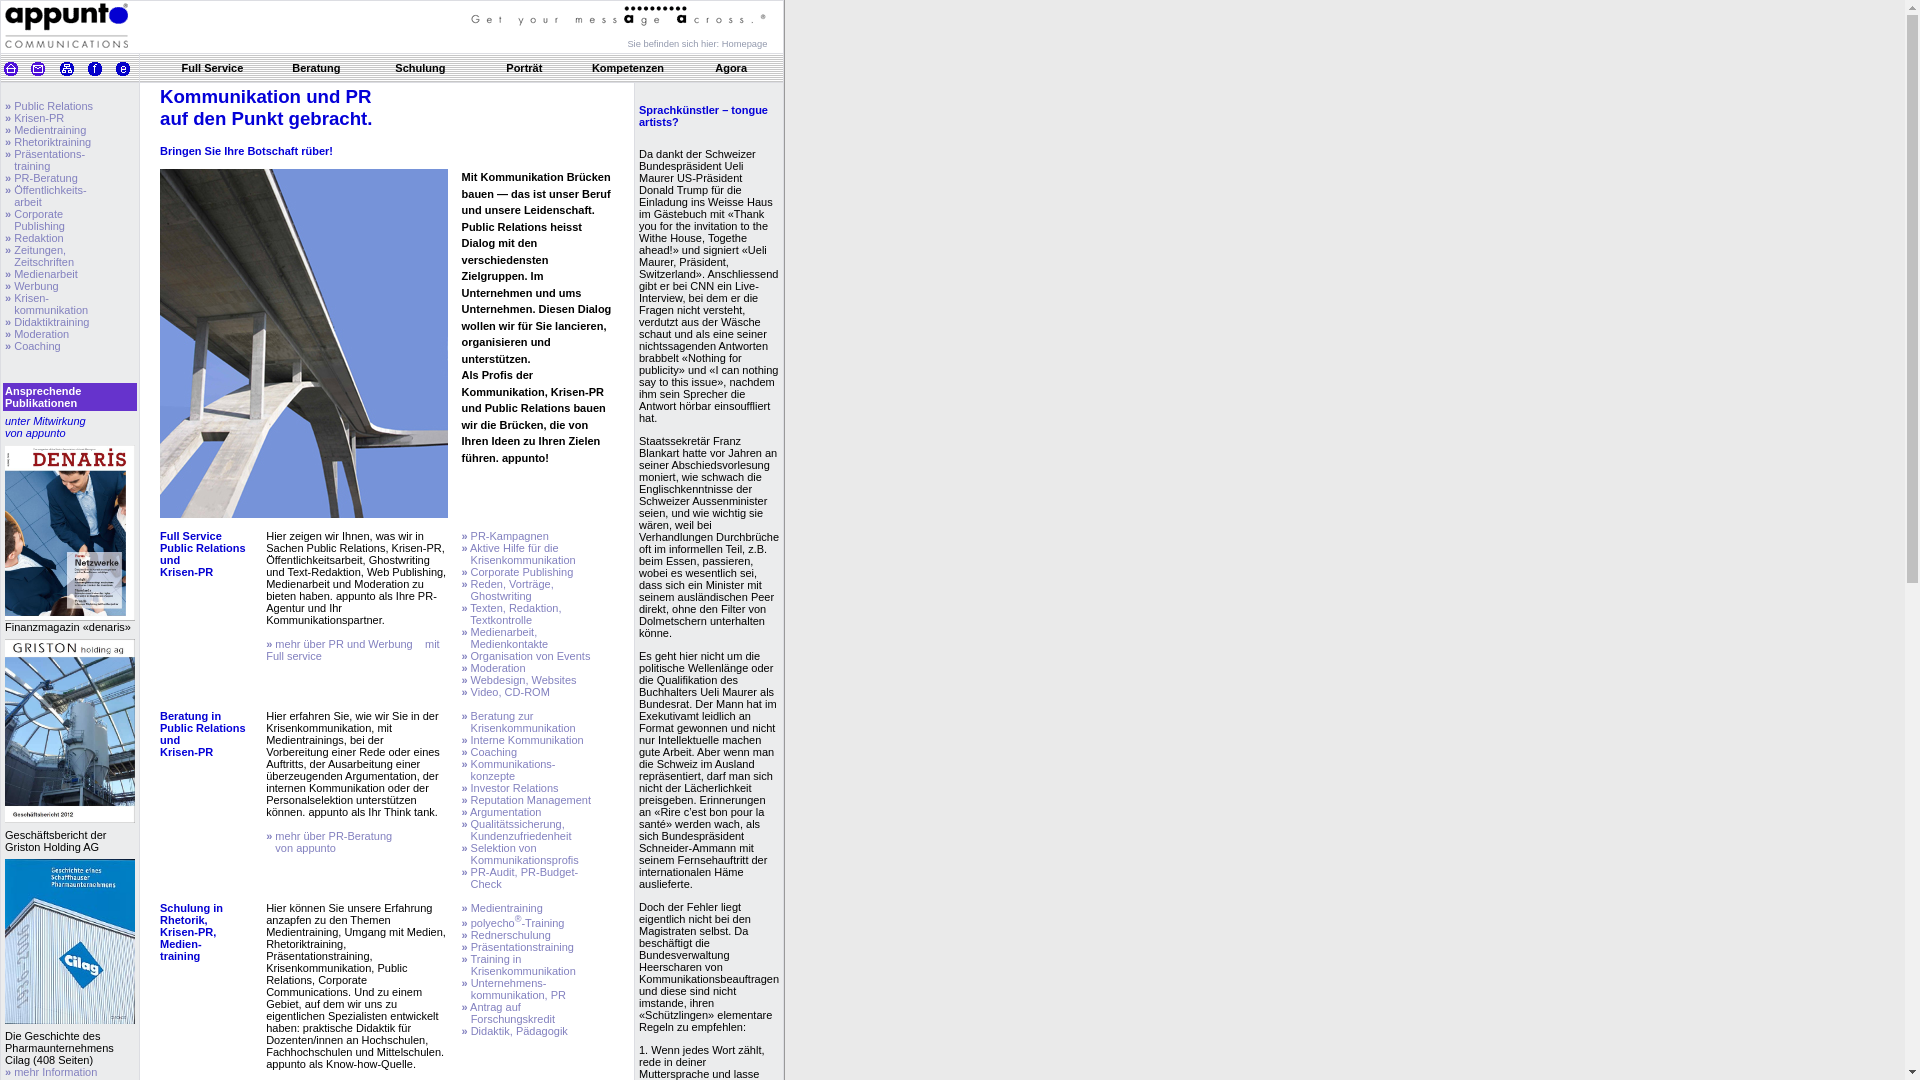 The width and height of the screenshot is (1920, 1080). What do you see at coordinates (715, 67) in the screenshot?
I see `'Agora'` at bounding box center [715, 67].